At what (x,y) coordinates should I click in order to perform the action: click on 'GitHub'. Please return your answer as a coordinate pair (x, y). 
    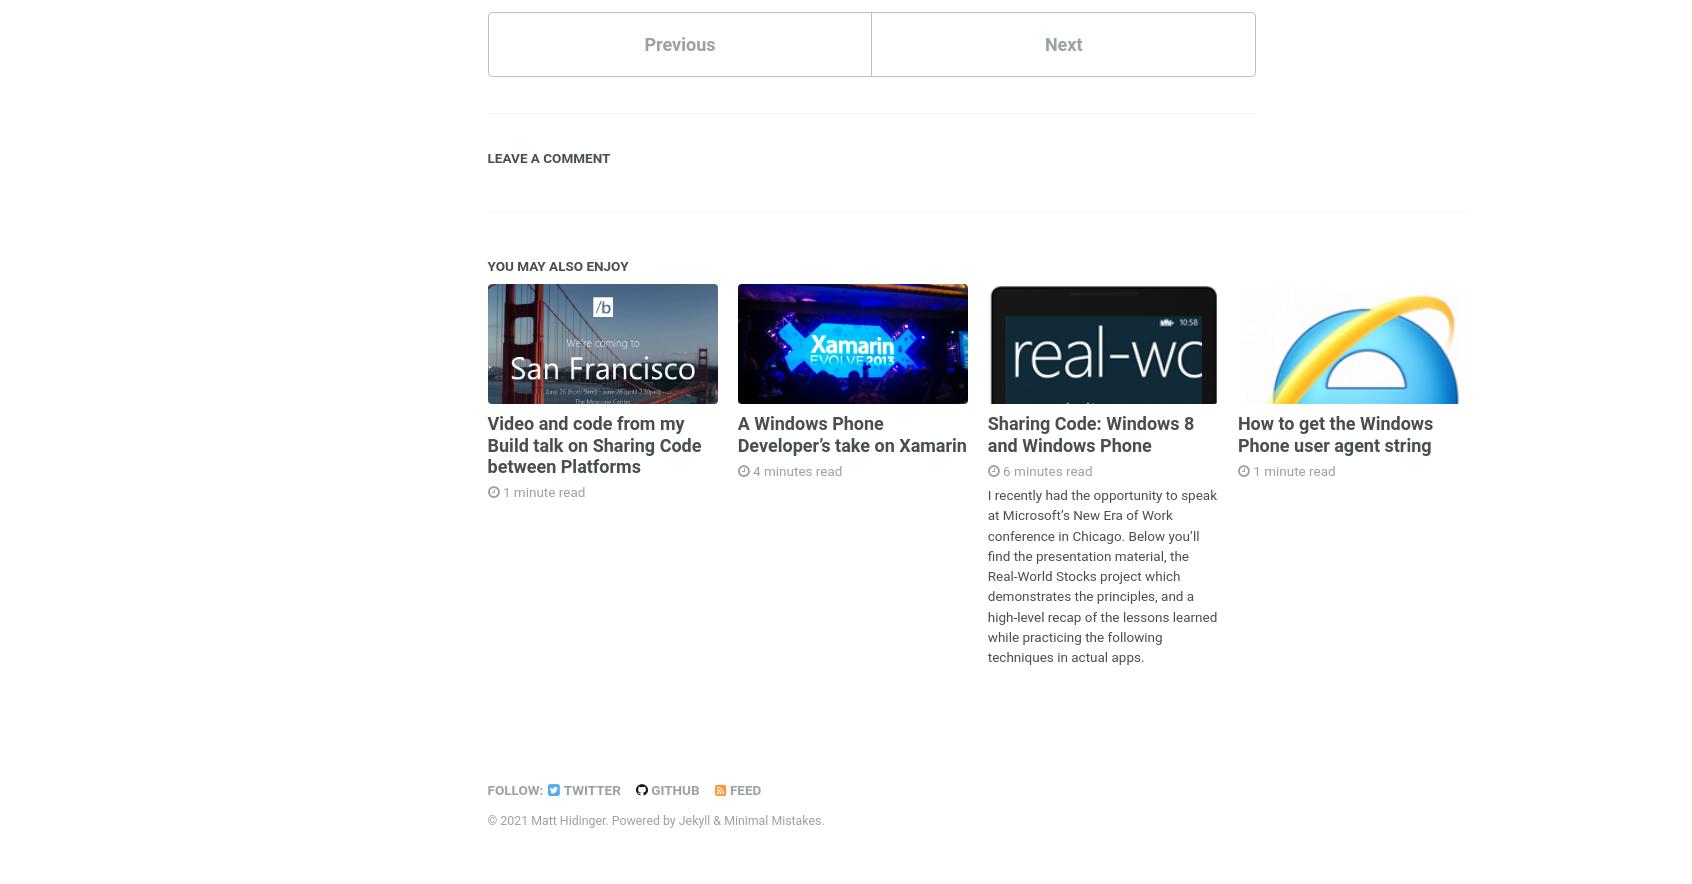
    Looking at the image, I should click on (647, 787).